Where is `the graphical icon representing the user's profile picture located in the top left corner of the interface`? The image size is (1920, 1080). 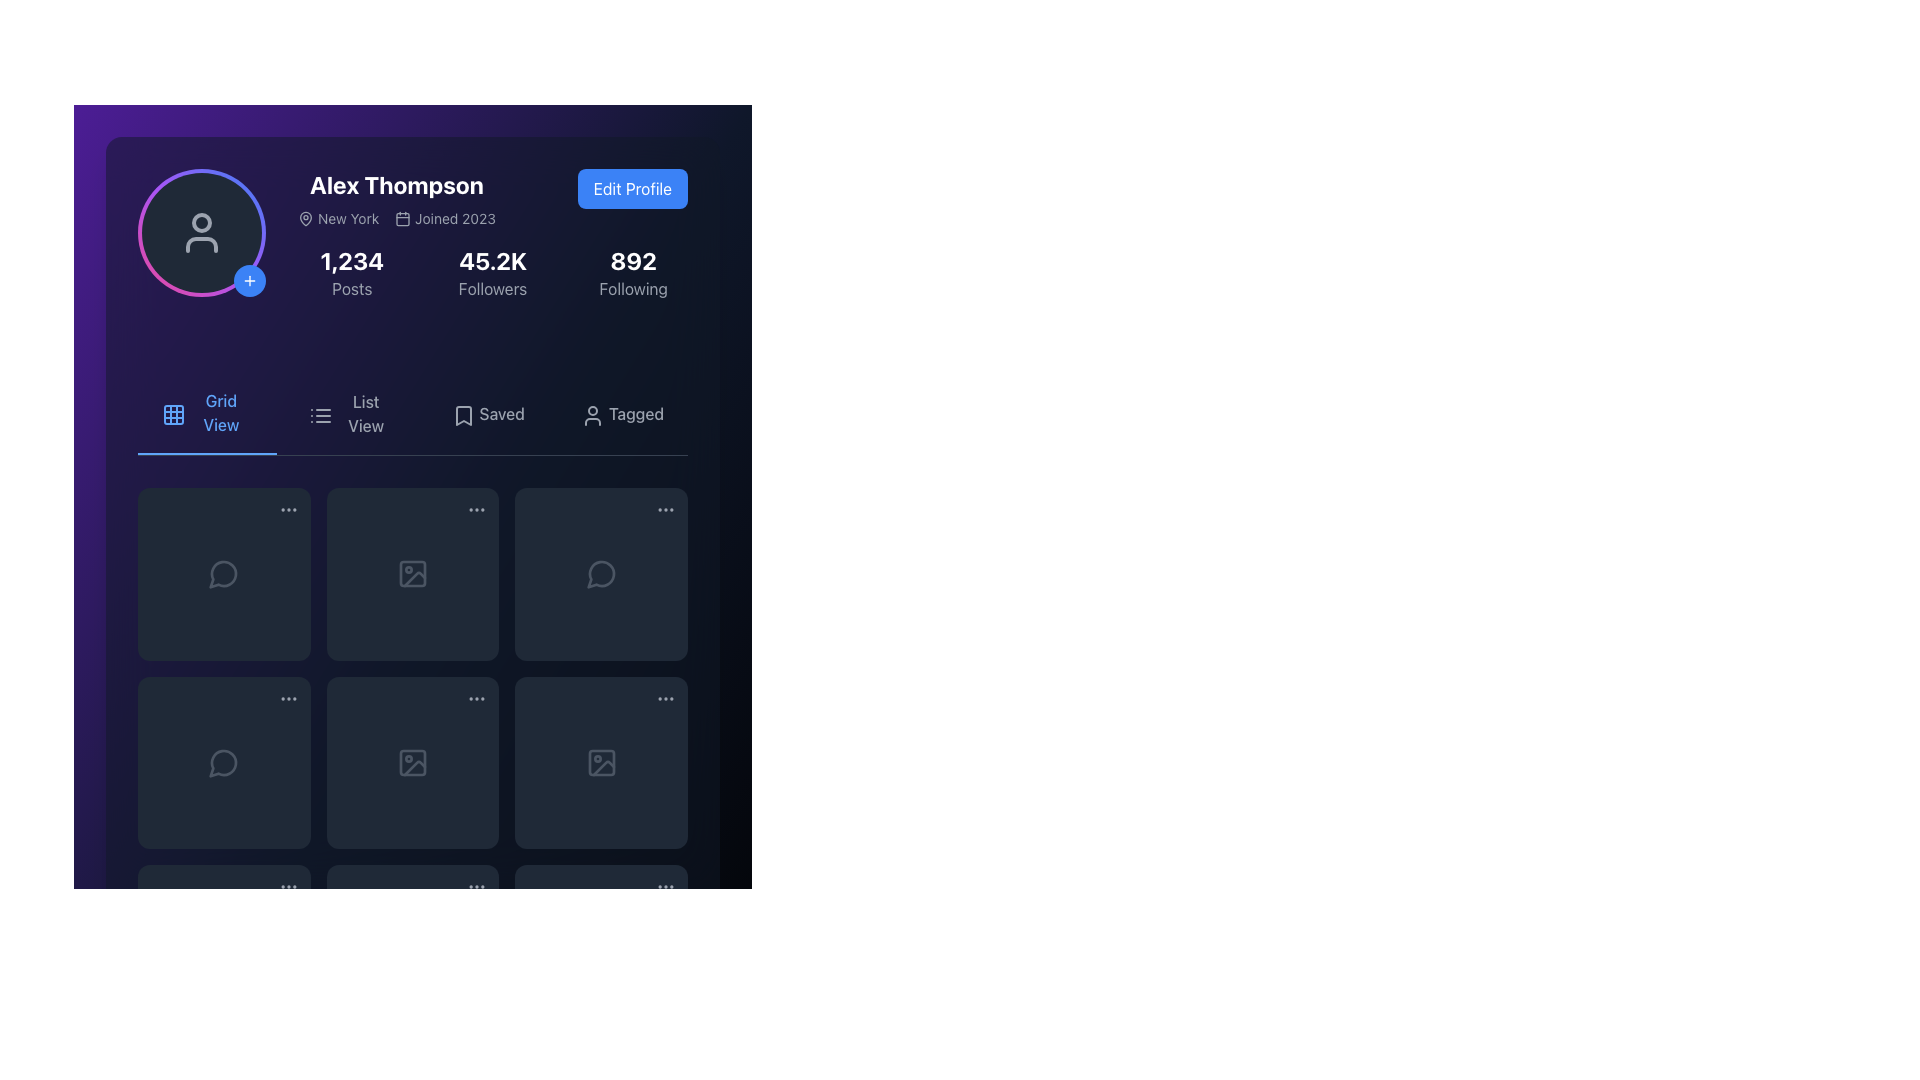 the graphical icon representing the user's profile picture located in the top left corner of the interface is located at coordinates (201, 223).